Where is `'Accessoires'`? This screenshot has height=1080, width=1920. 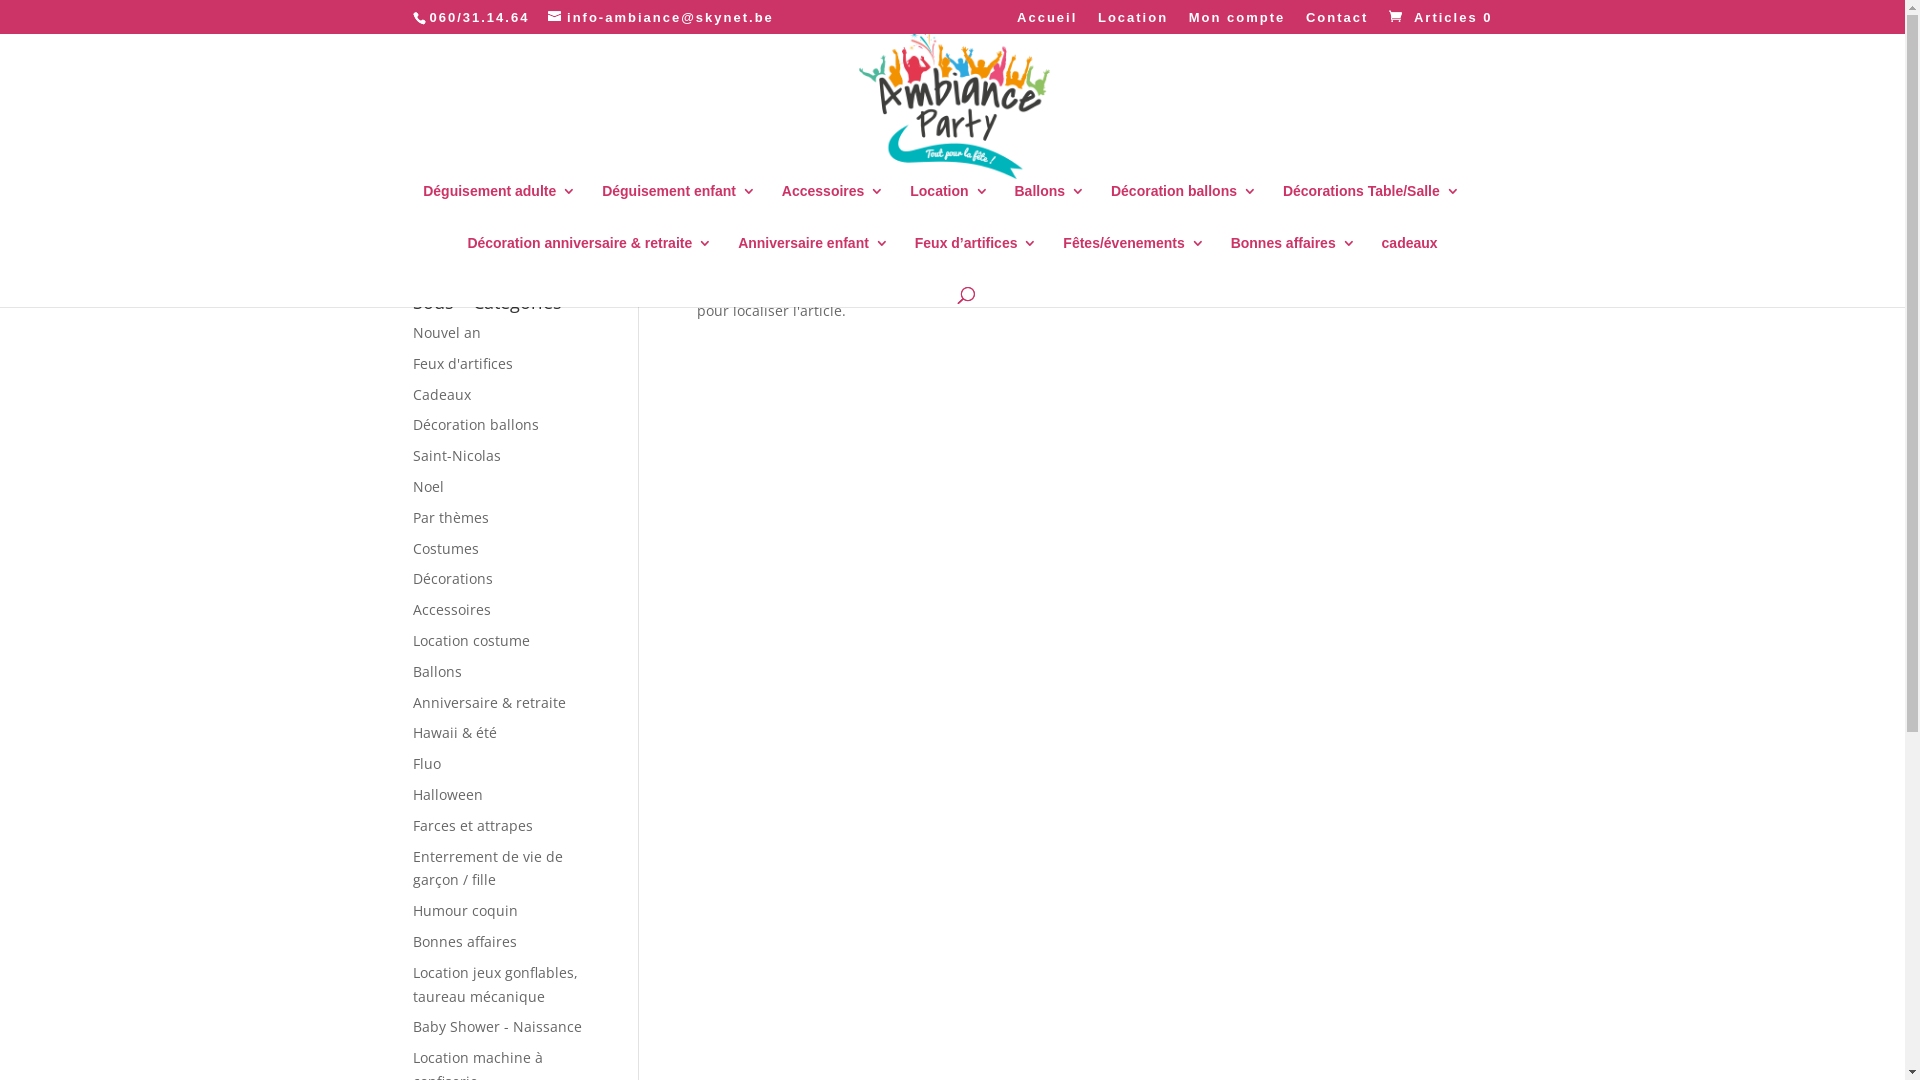 'Accessoires' is located at coordinates (833, 205).